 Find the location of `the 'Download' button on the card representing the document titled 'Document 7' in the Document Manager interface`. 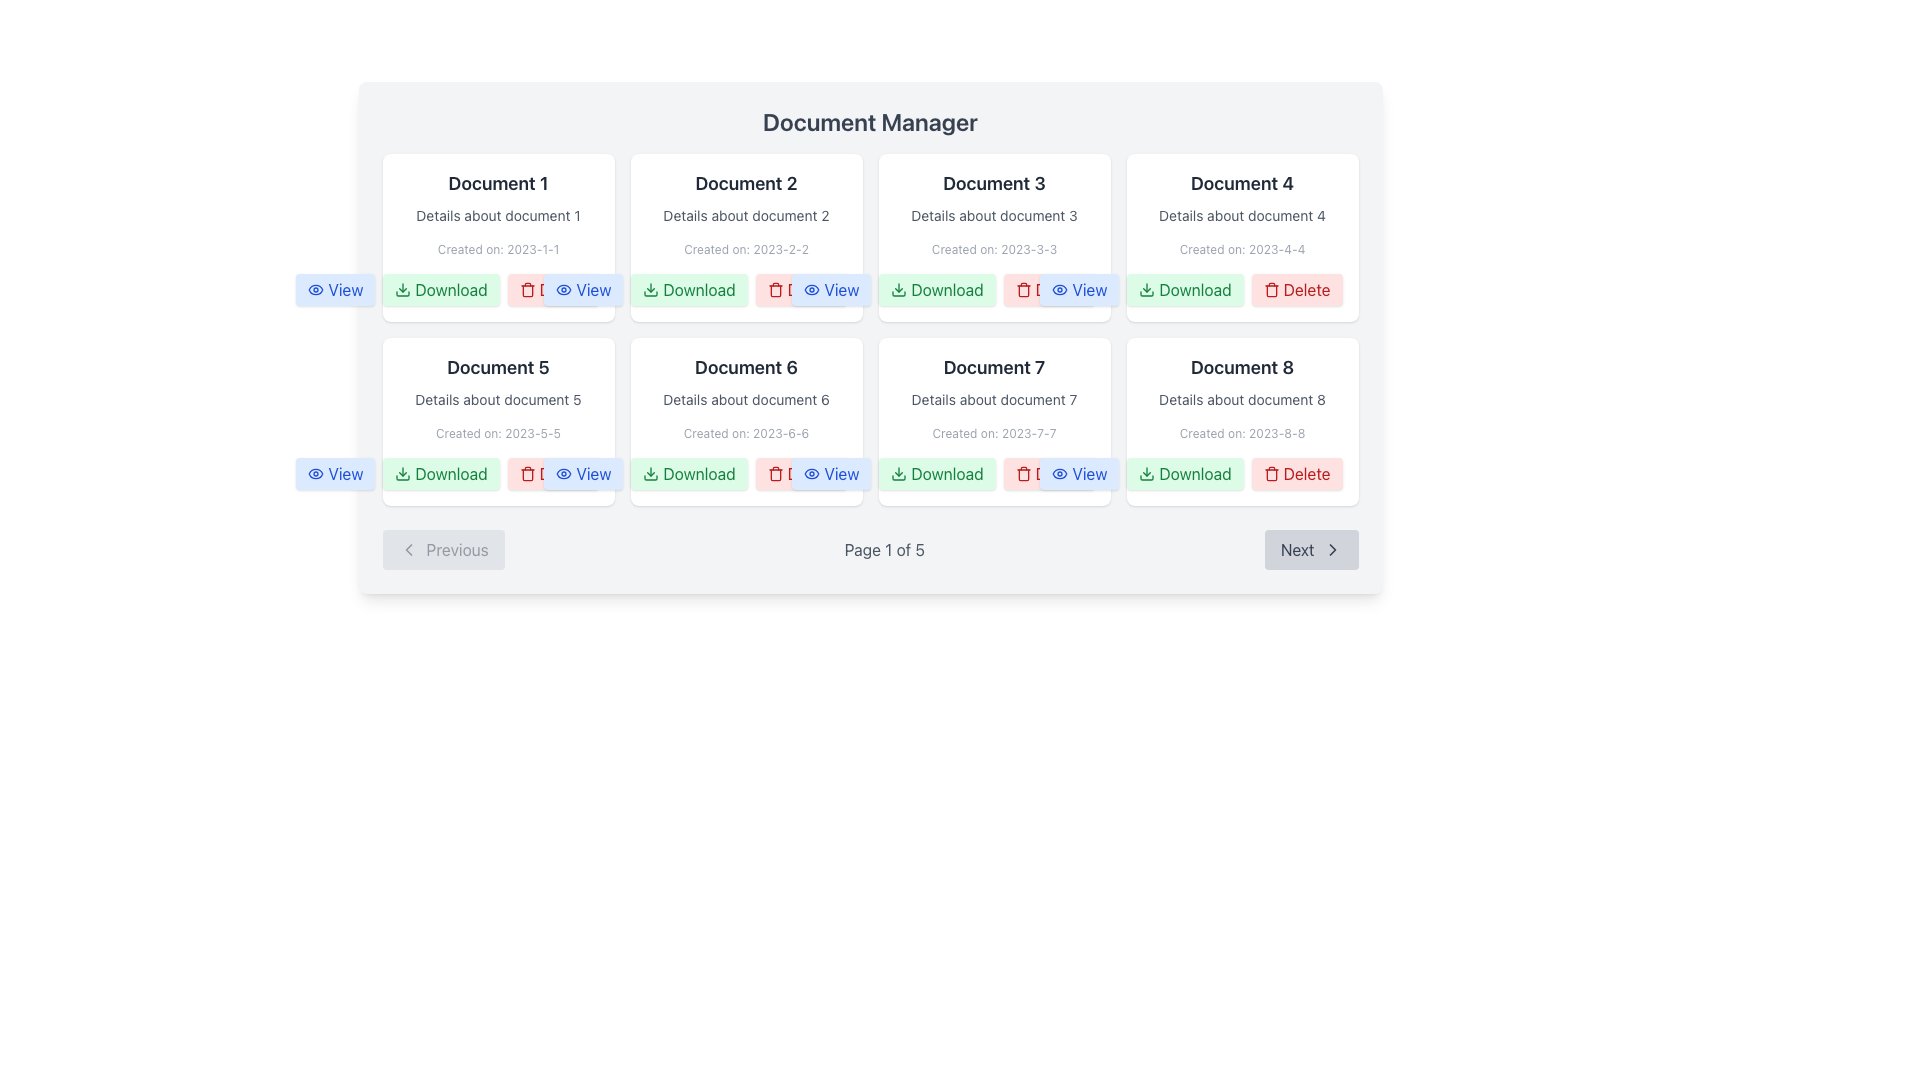

the 'Download' button on the card representing the document titled 'Document 7' in the Document Manager interface is located at coordinates (994, 420).